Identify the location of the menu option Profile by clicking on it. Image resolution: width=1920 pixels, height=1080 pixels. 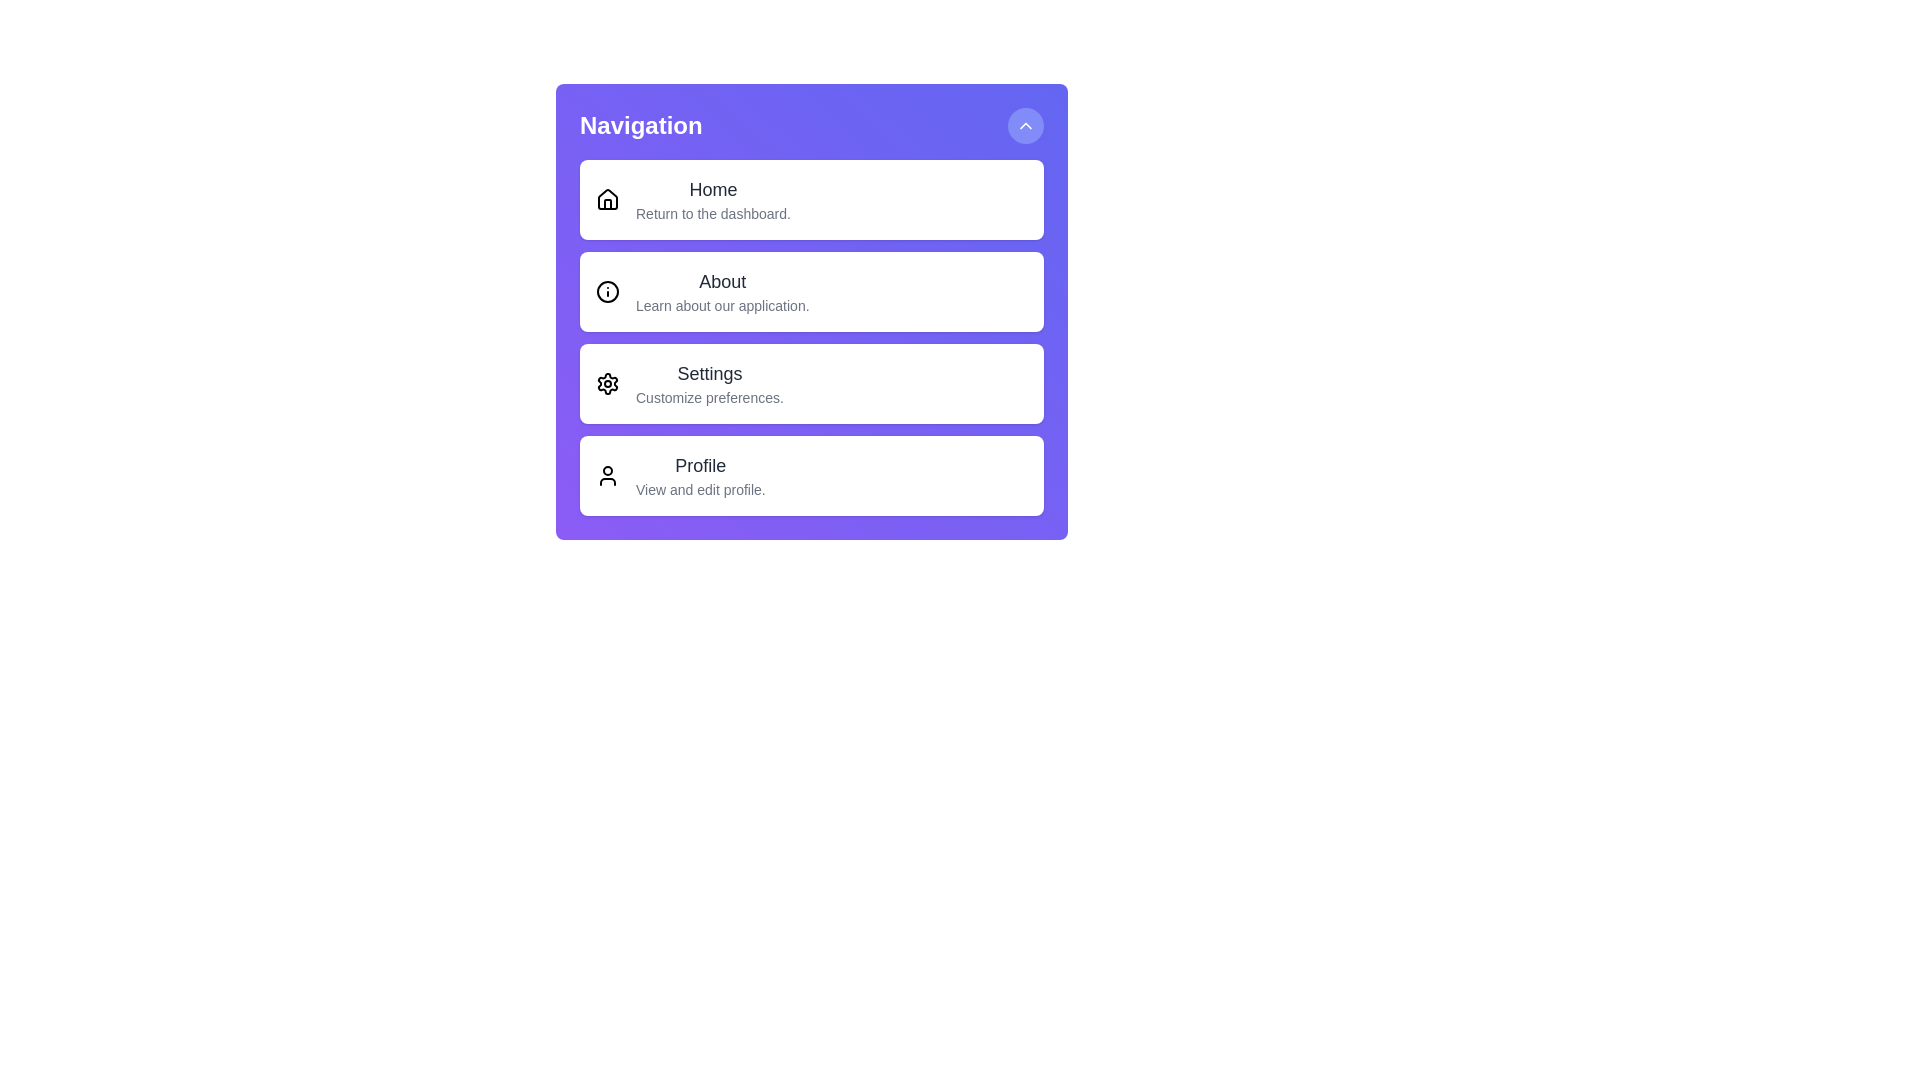
(811, 475).